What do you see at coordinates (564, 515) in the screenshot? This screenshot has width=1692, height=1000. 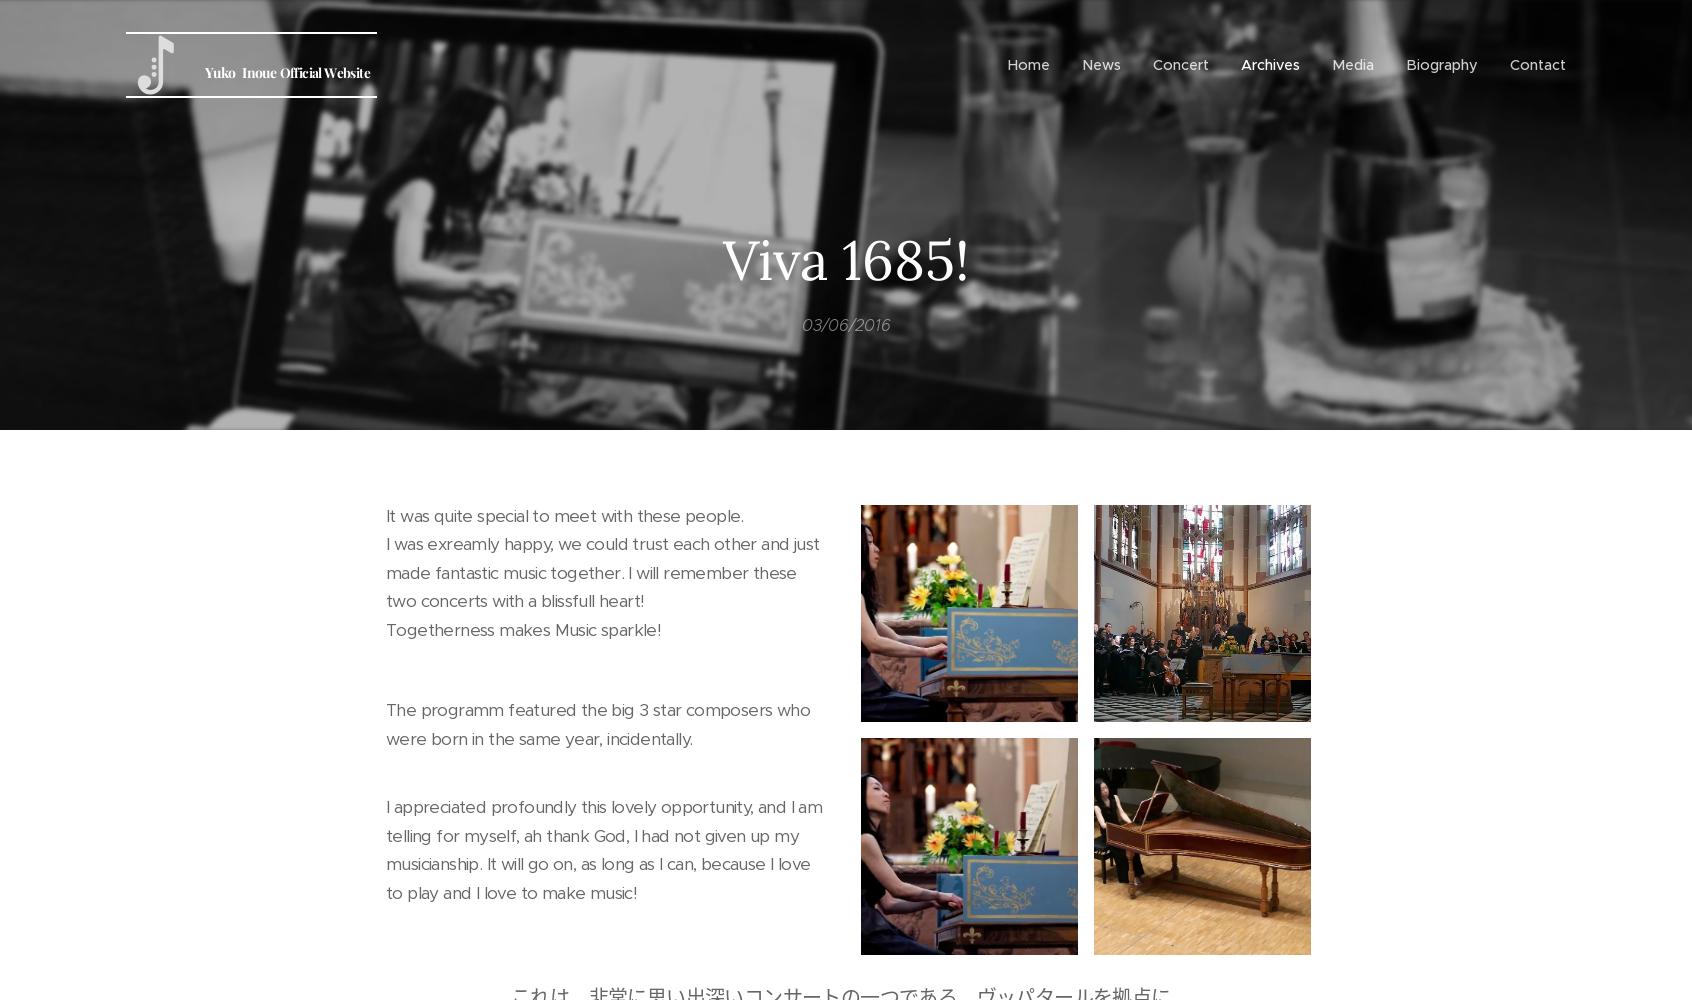 I see `'It was quite special to meet with these people.'` at bounding box center [564, 515].